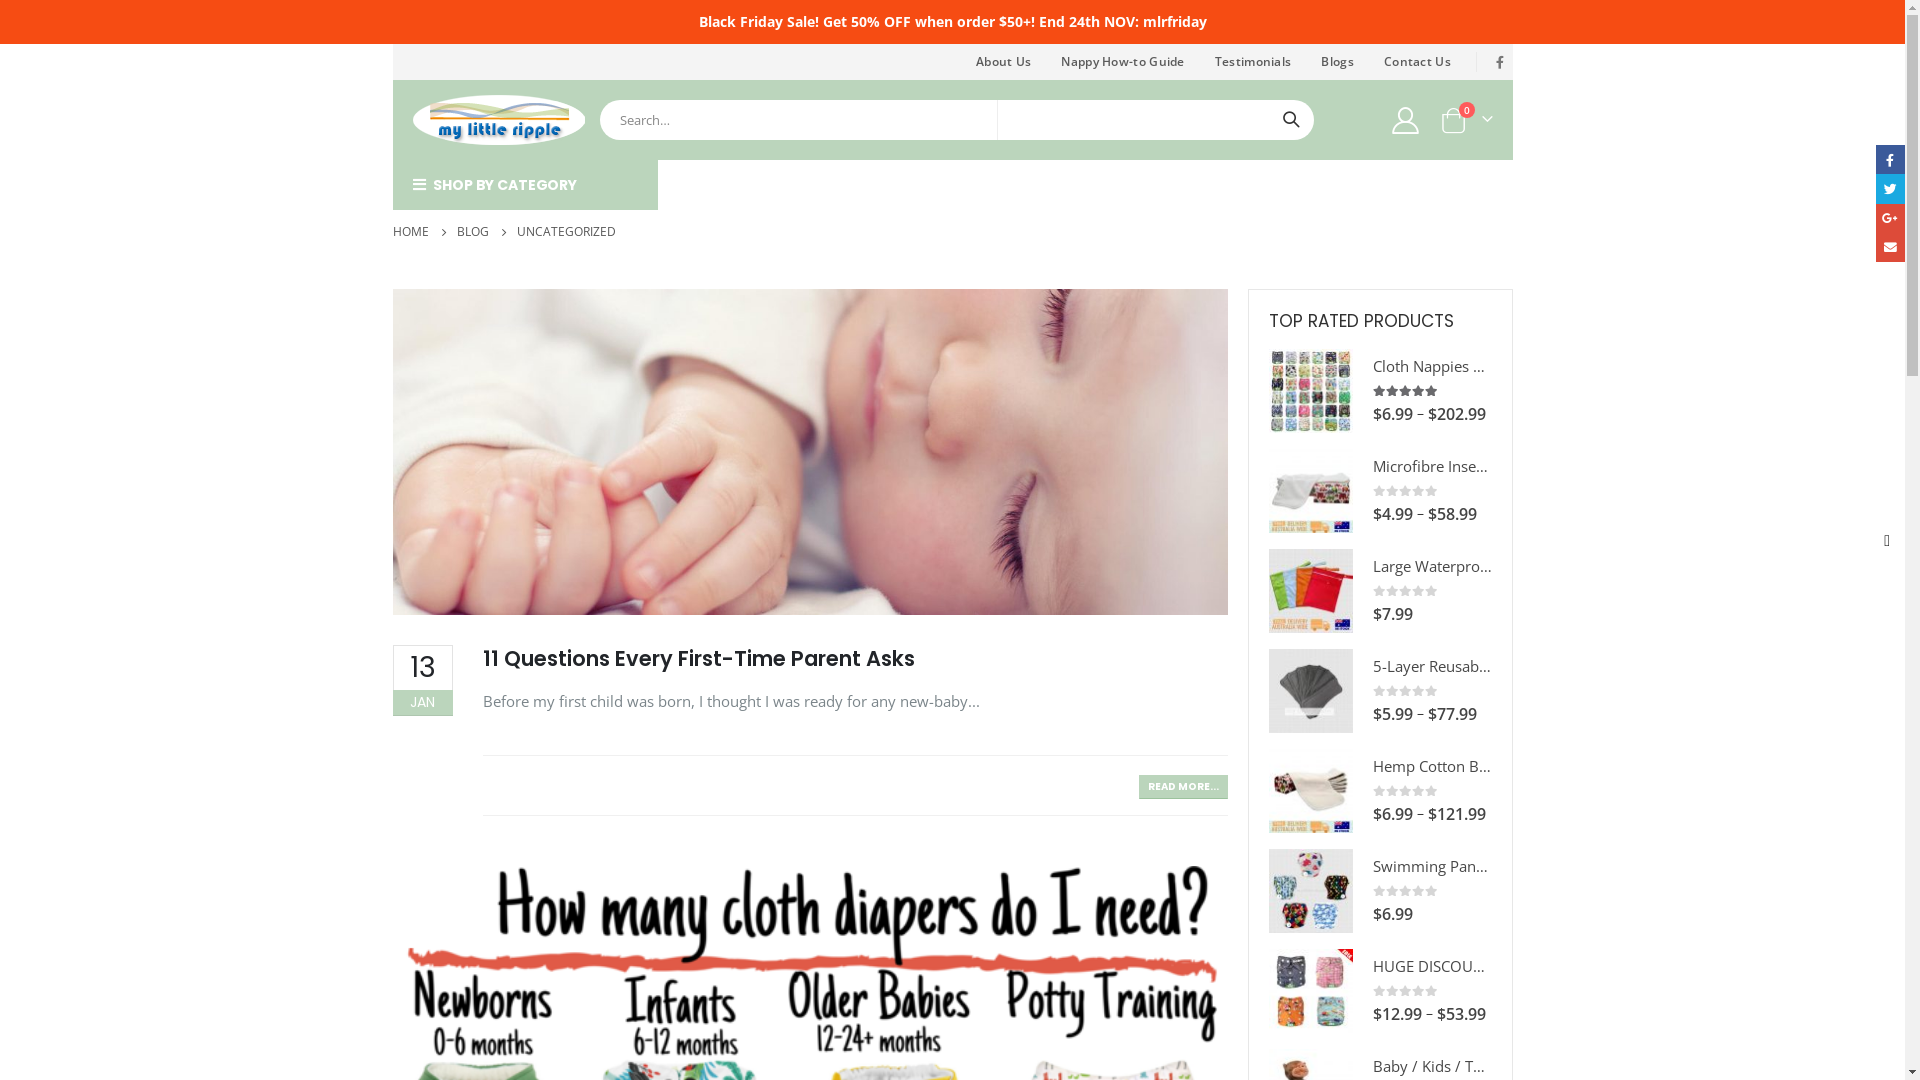 The height and width of the screenshot is (1080, 1920). What do you see at coordinates (408, 230) in the screenshot?
I see `'HOME'` at bounding box center [408, 230].